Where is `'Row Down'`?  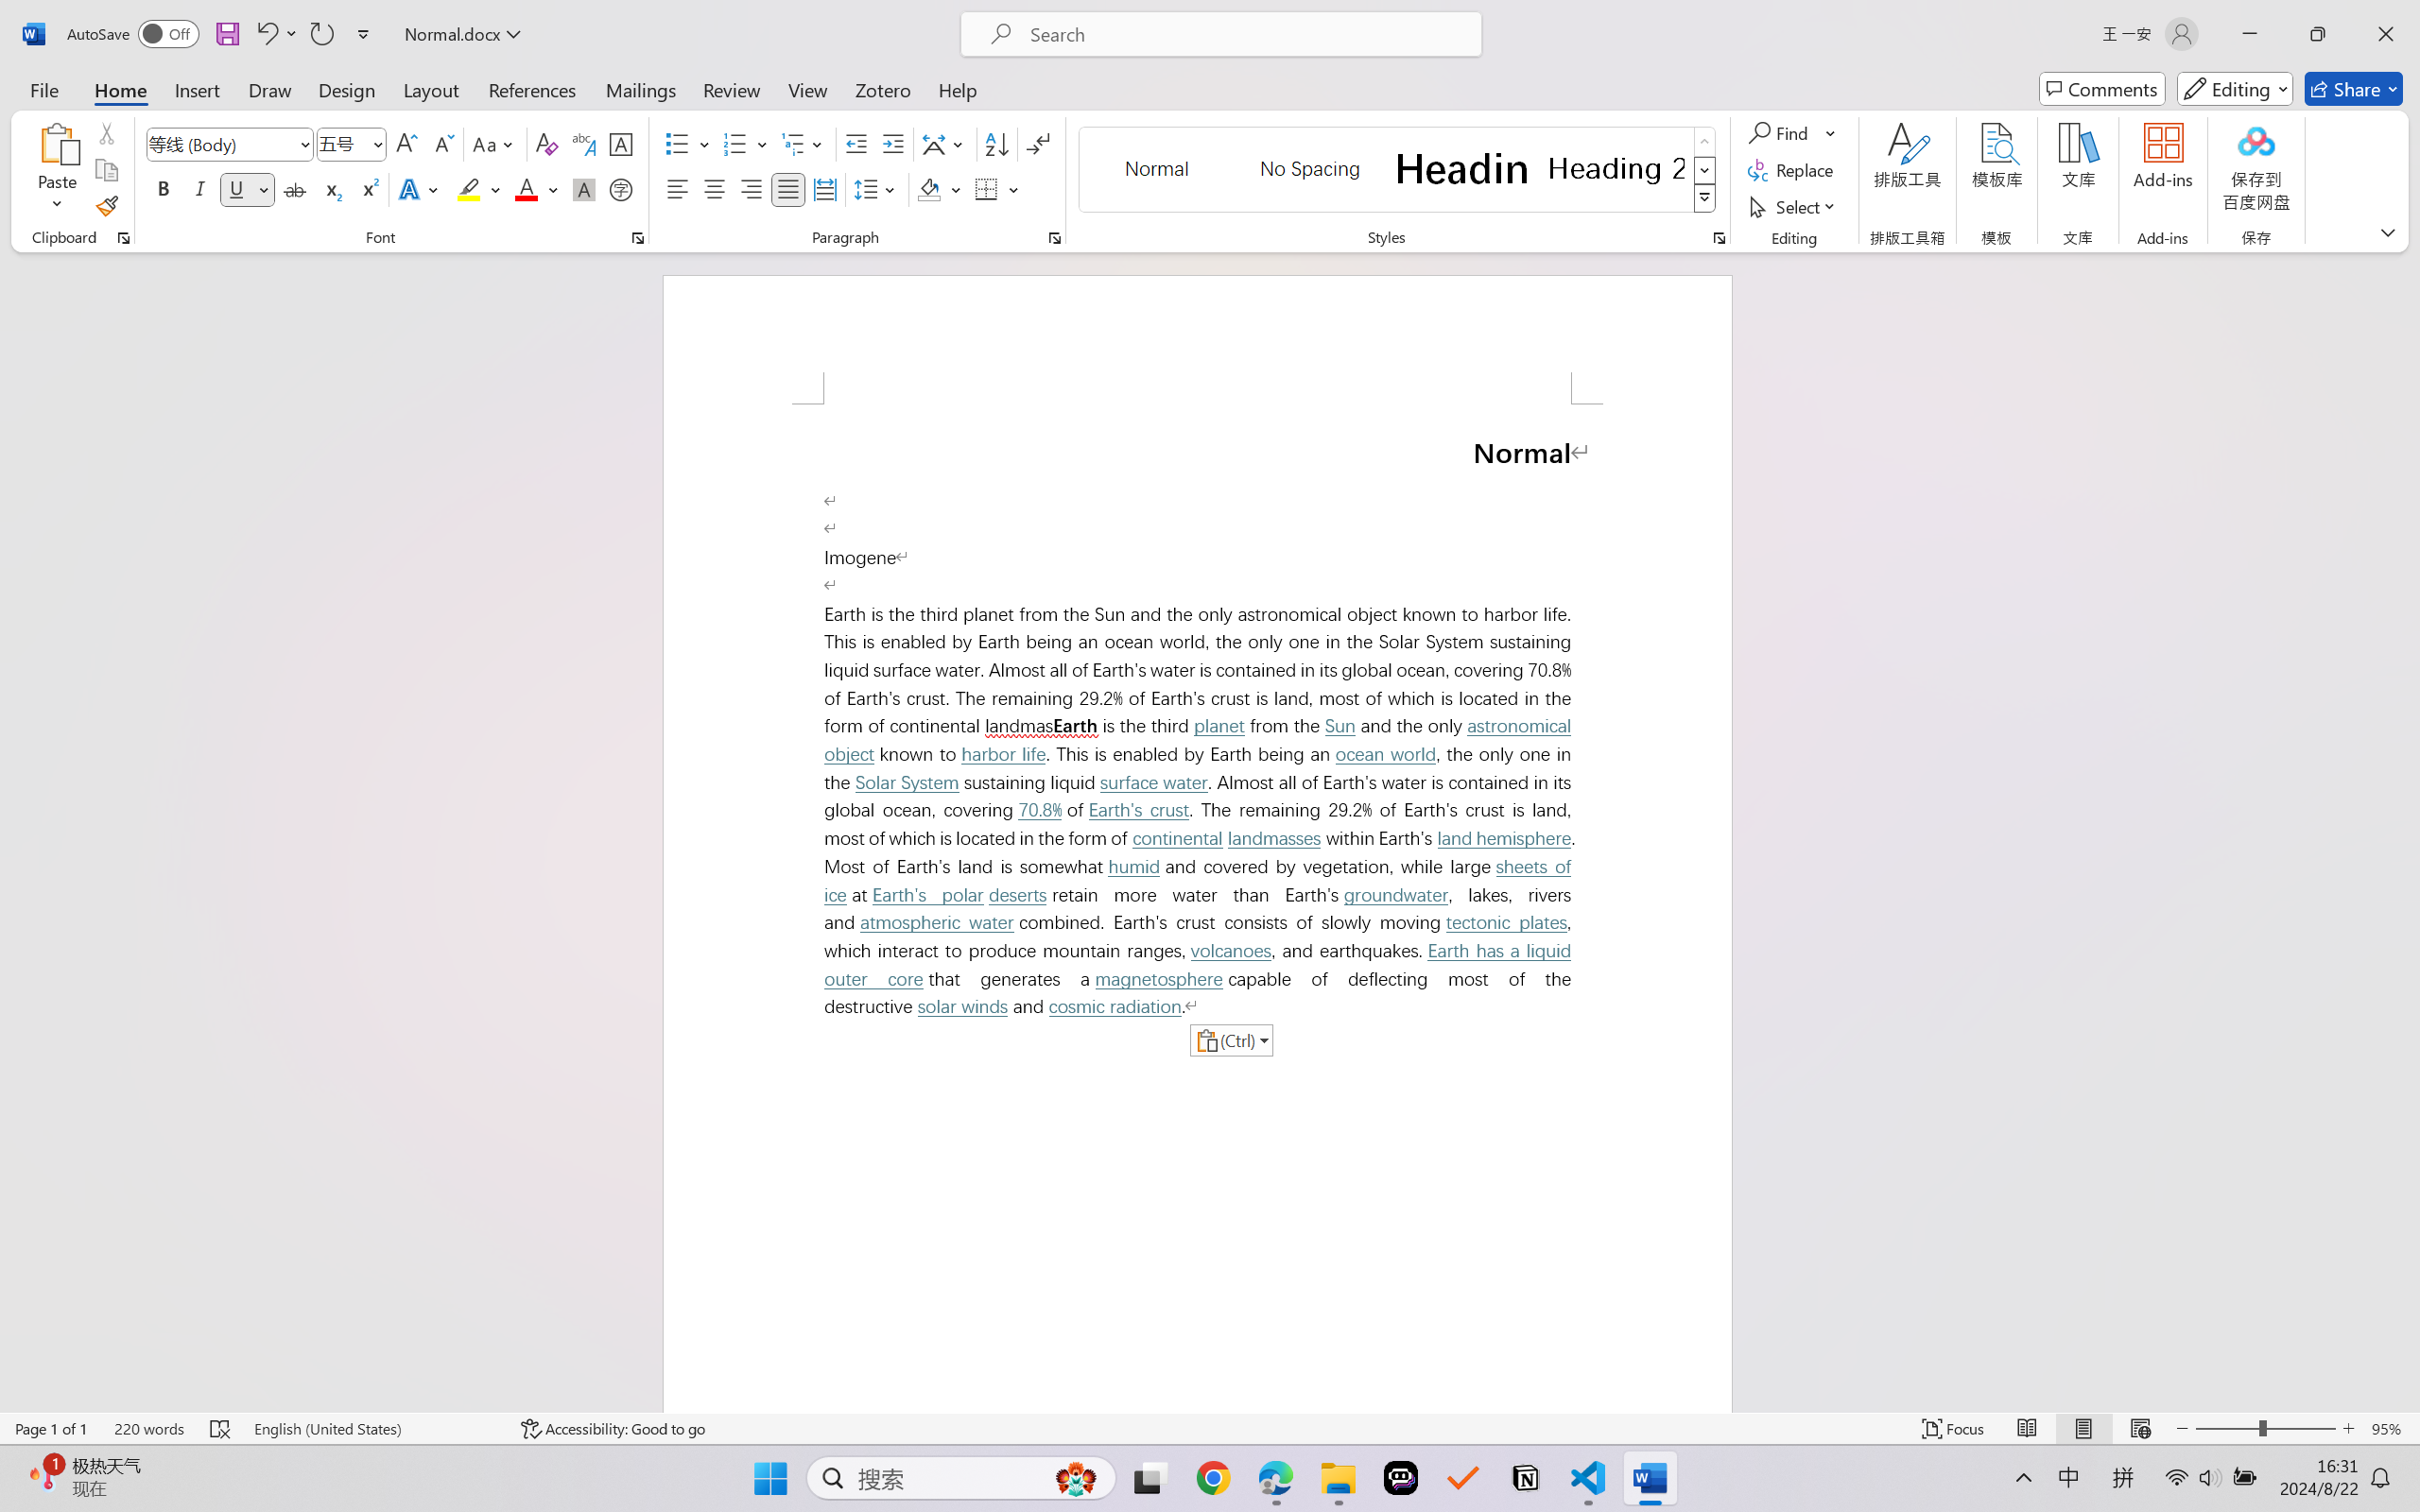
'Row Down' is located at coordinates (1703, 170).